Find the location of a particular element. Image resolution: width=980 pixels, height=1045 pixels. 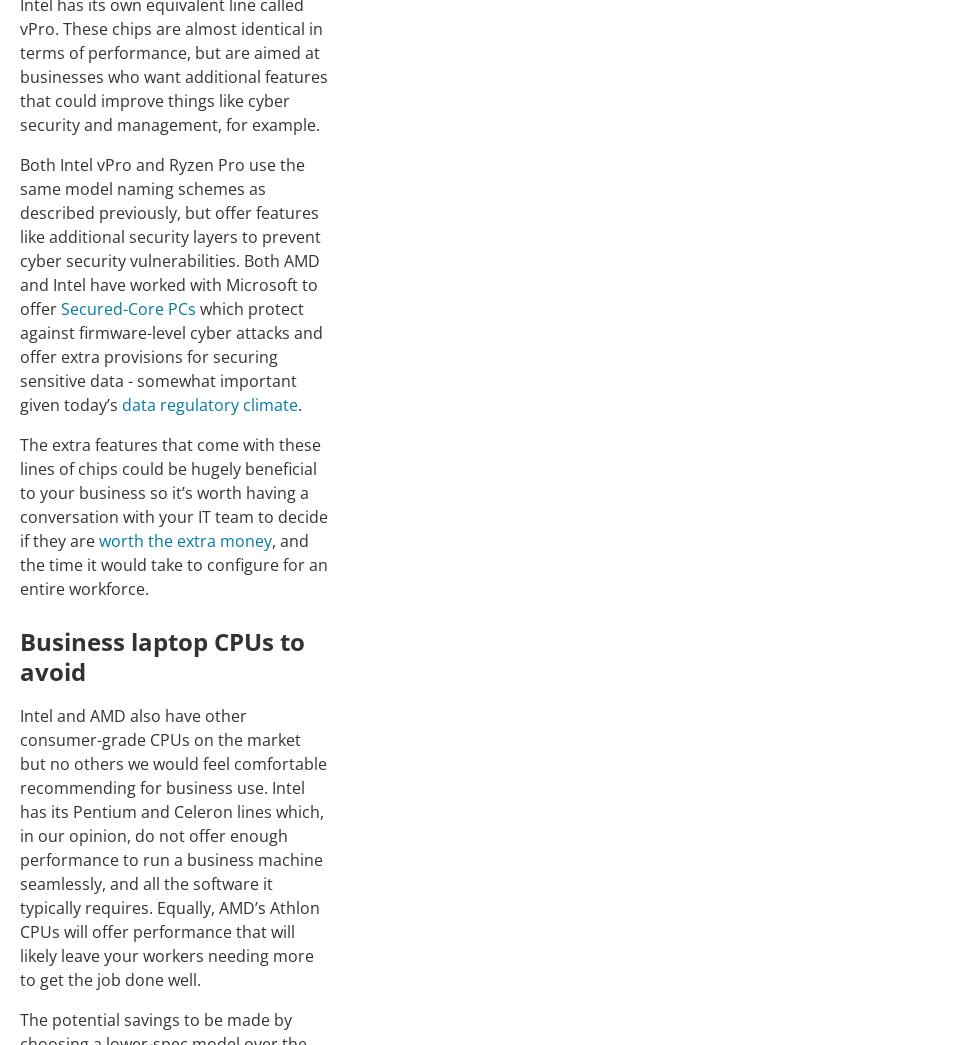

', and the time it would take to configure for an entire workforce.' is located at coordinates (19, 563).